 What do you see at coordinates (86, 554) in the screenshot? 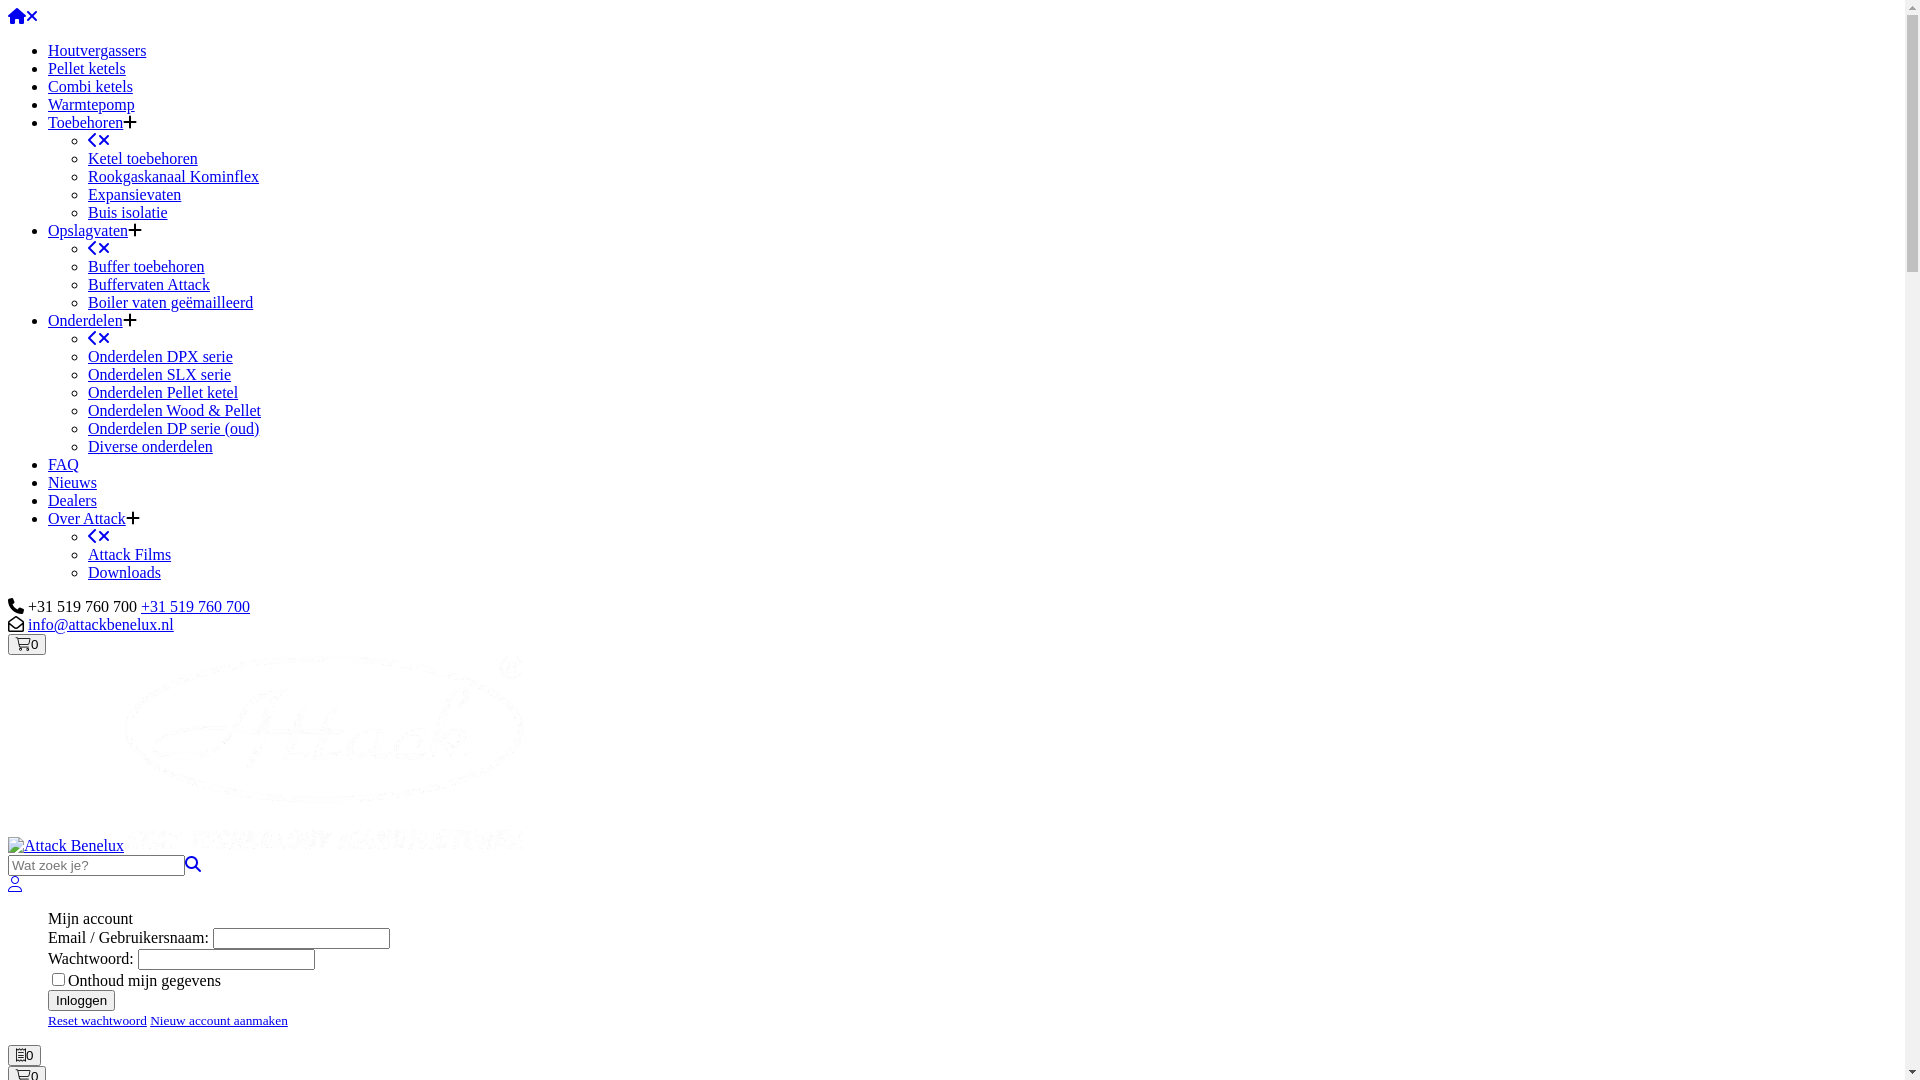
I see `'Attack Films'` at bounding box center [86, 554].